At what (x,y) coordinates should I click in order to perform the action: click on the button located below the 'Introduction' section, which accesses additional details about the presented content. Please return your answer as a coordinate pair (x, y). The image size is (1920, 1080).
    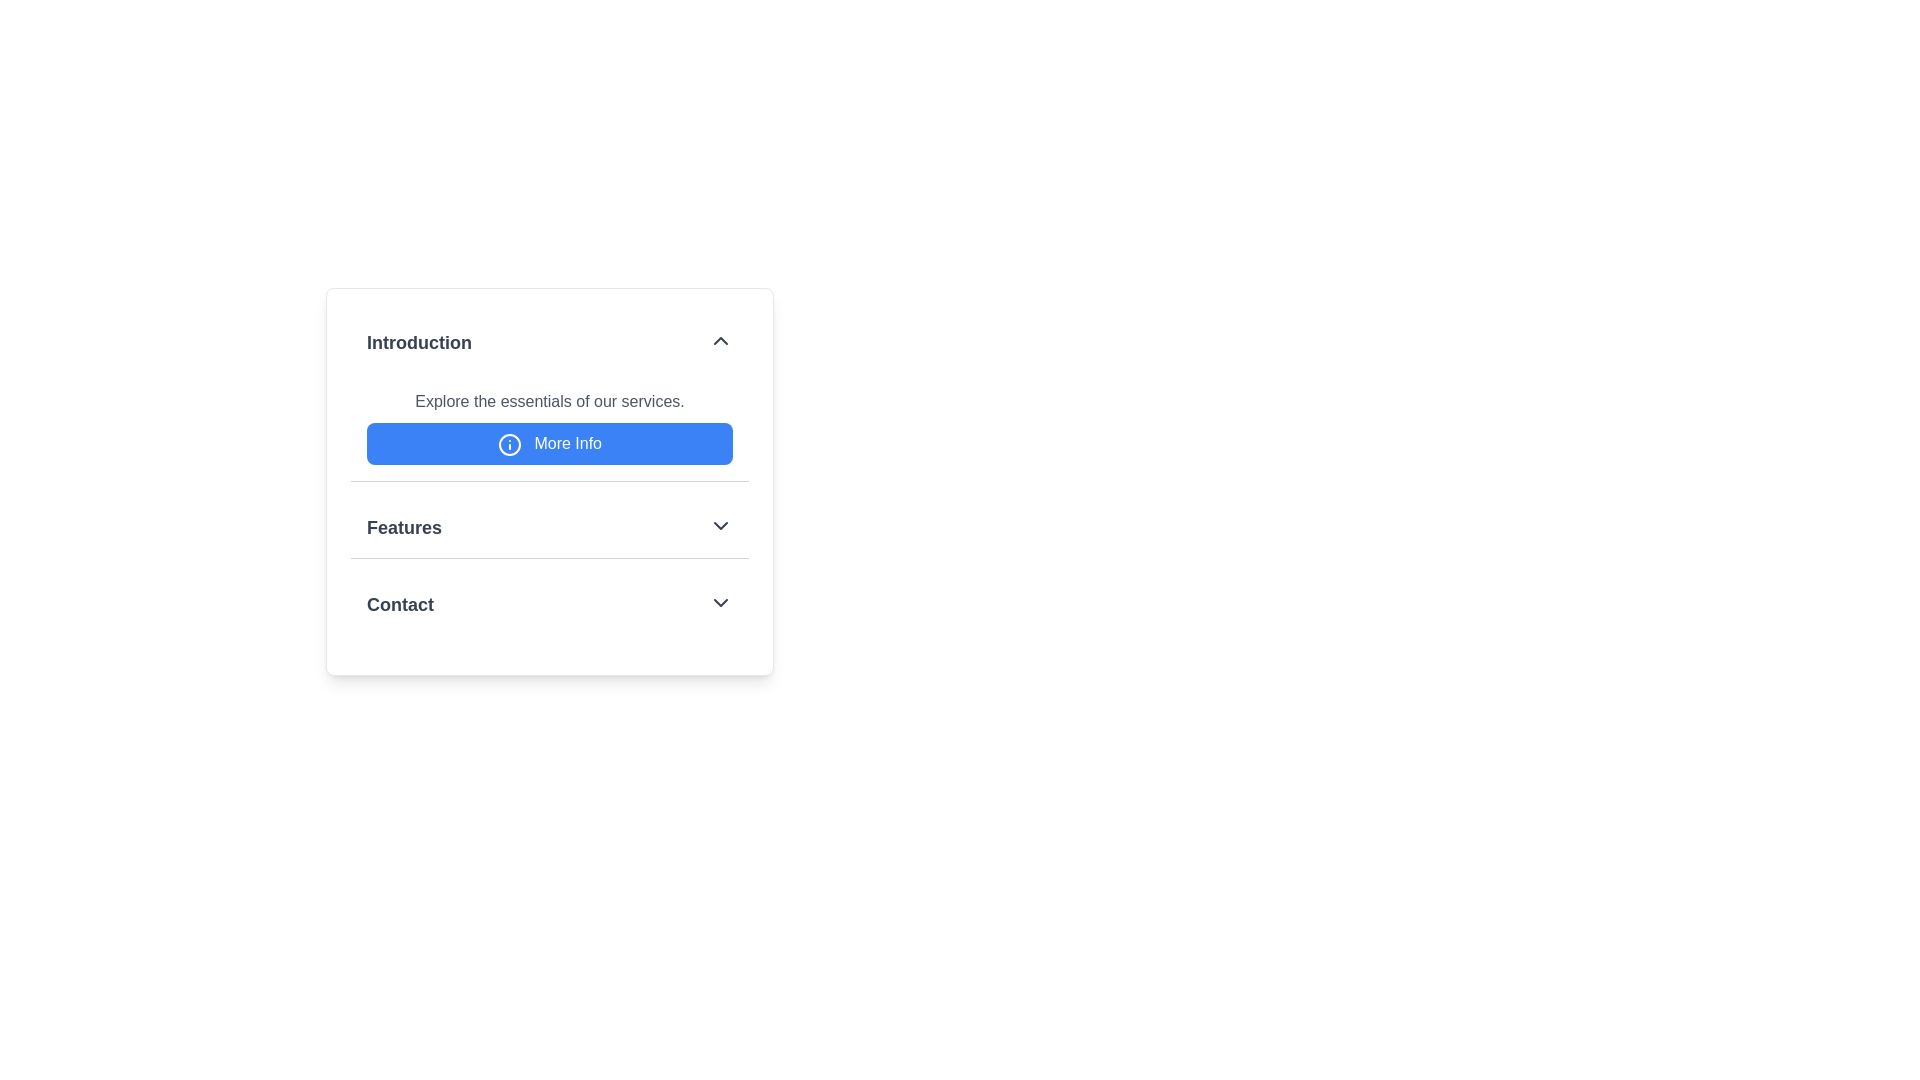
    Looking at the image, I should click on (550, 442).